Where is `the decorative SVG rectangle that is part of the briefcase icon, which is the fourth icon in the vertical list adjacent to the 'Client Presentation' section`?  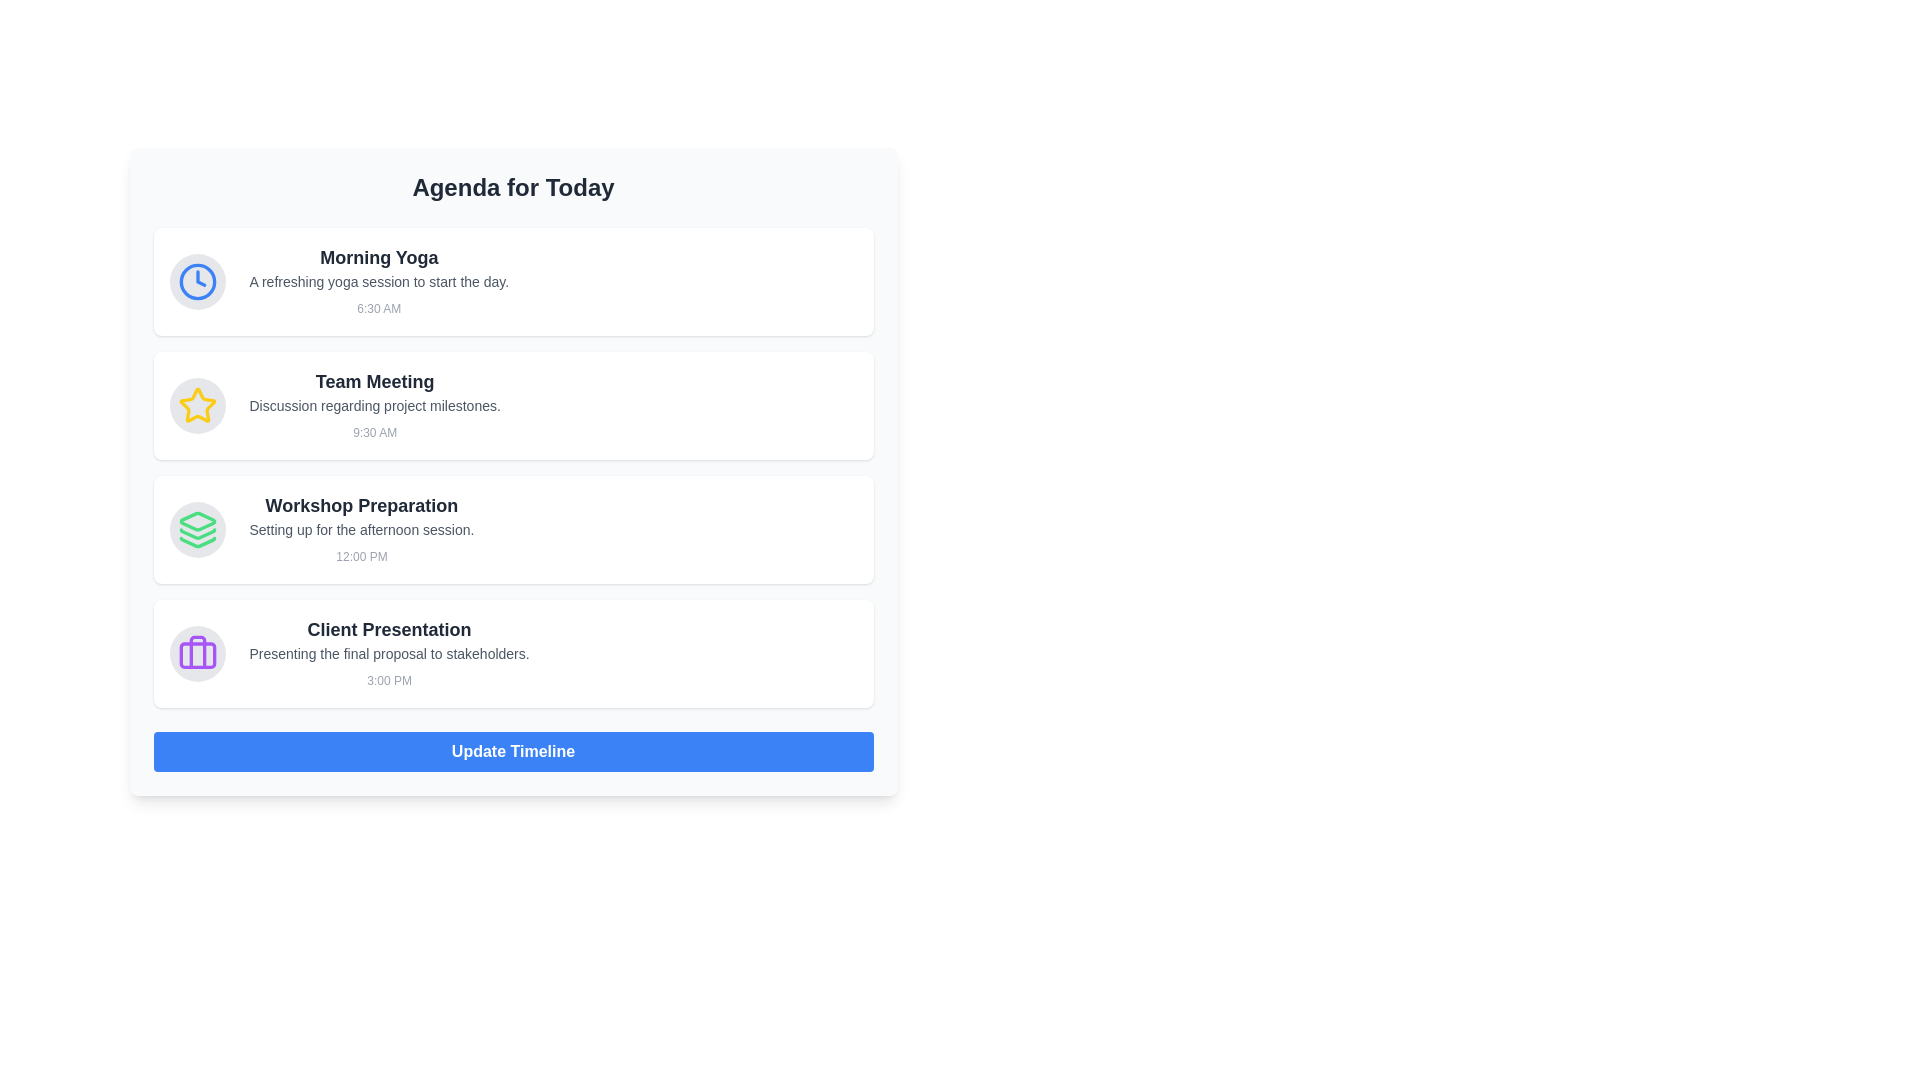 the decorative SVG rectangle that is part of the briefcase icon, which is the fourth icon in the vertical list adjacent to the 'Client Presentation' section is located at coordinates (197, 655).